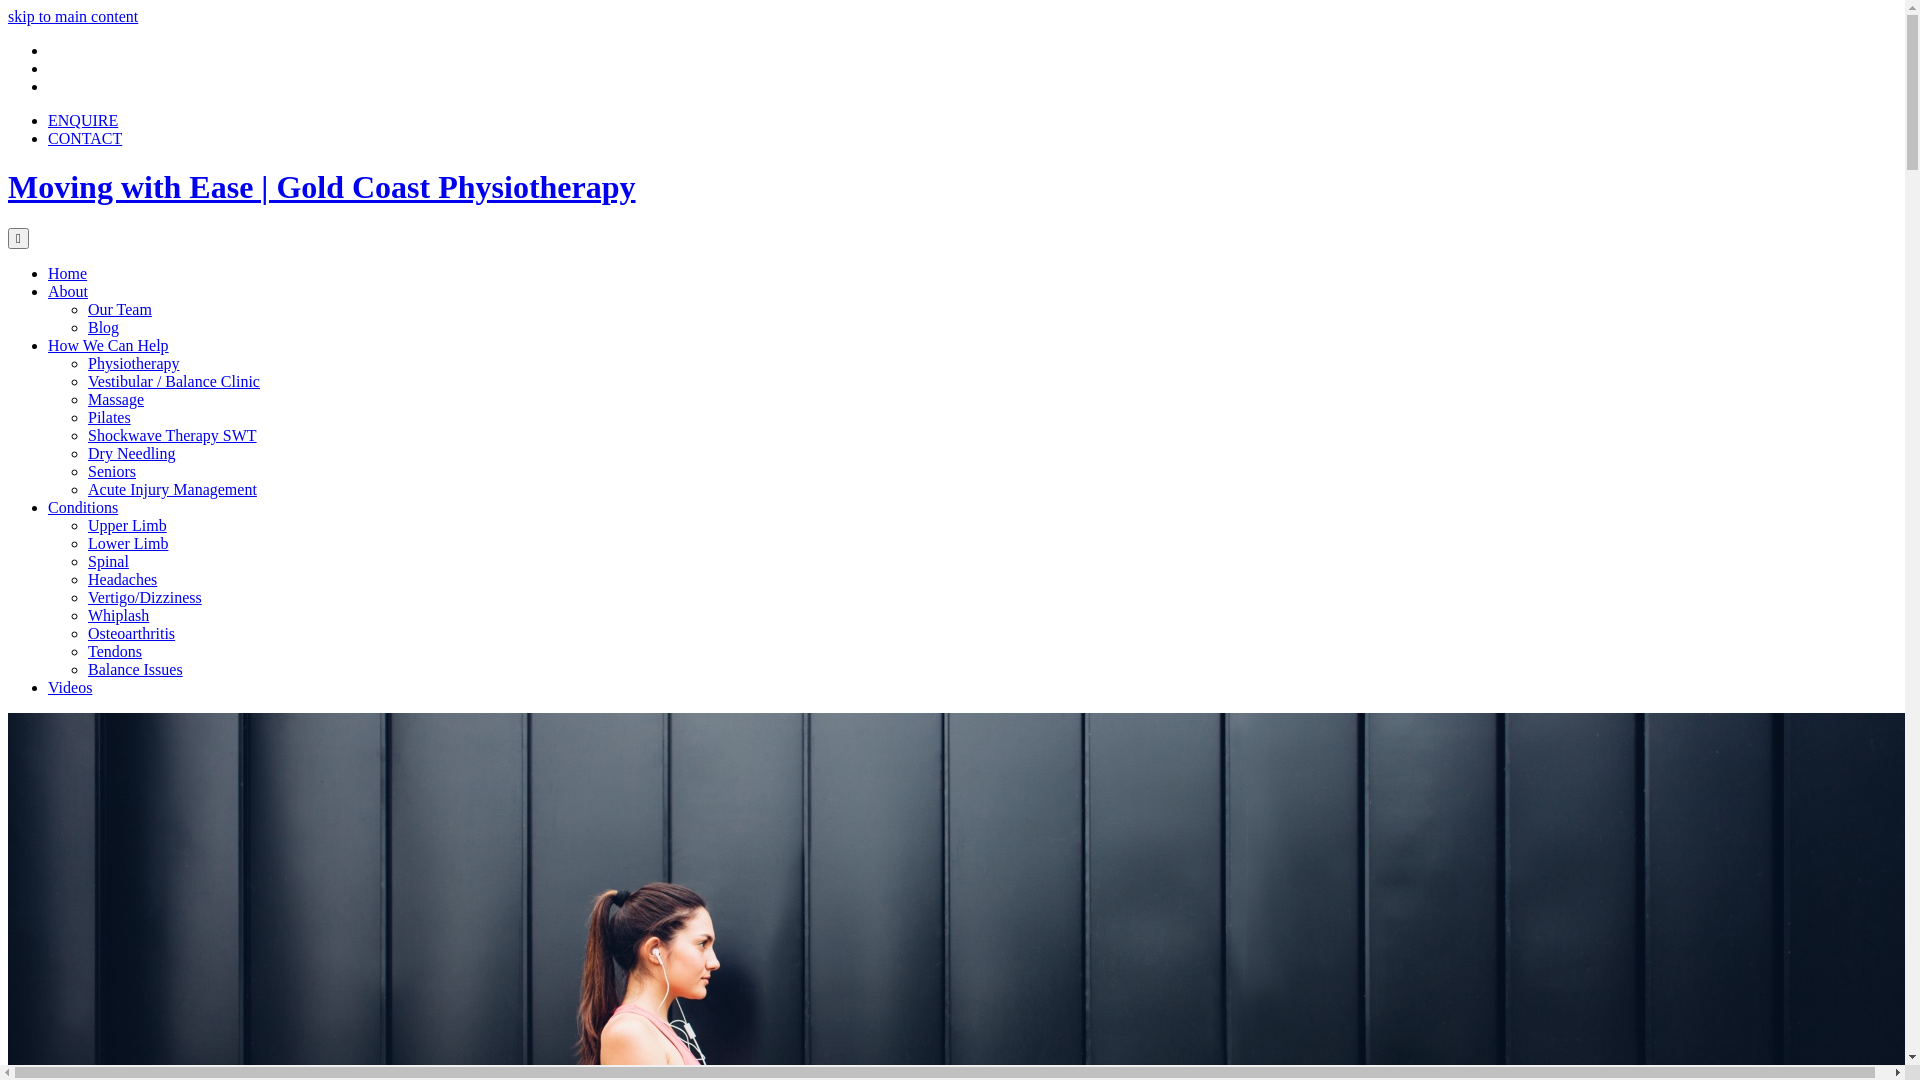 This screenshot has width=1920, height=1080. I want to click on 'Upper Limb', so click(126, 524).